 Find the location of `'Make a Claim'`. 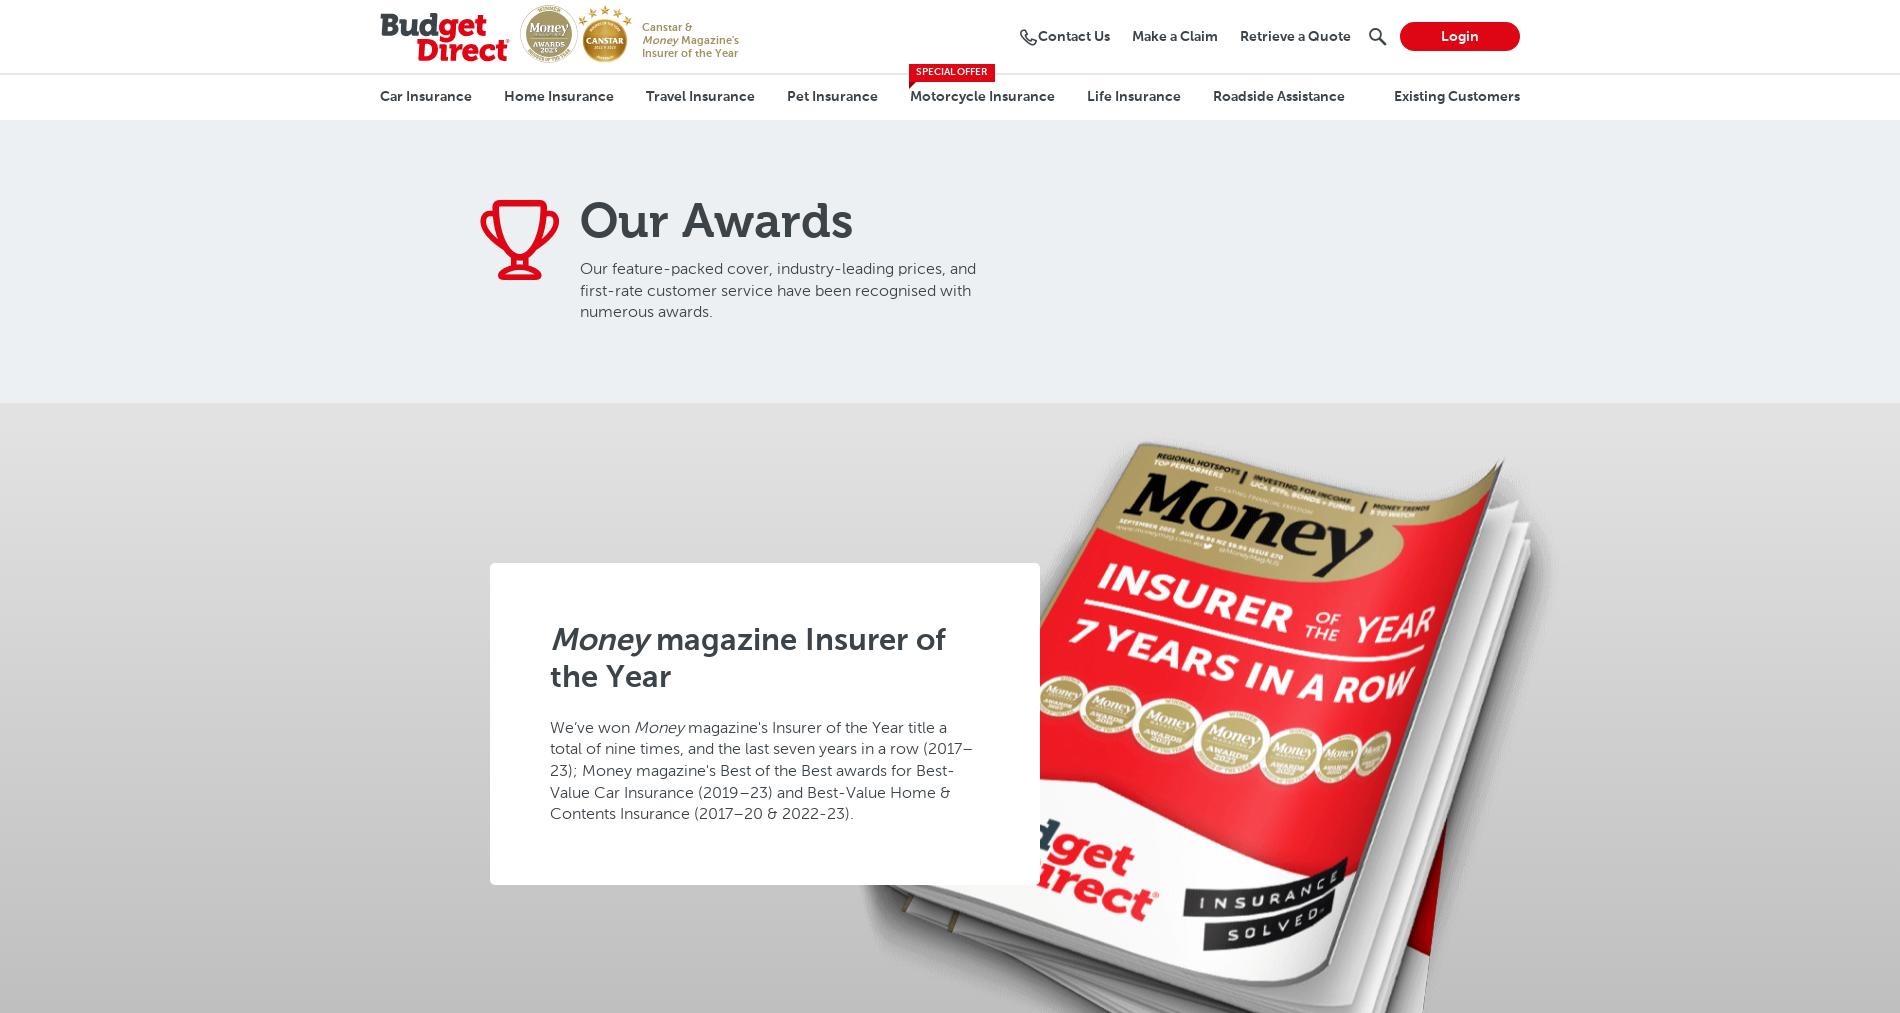

'Make a Claim' is located at coordinates (1174, 35).